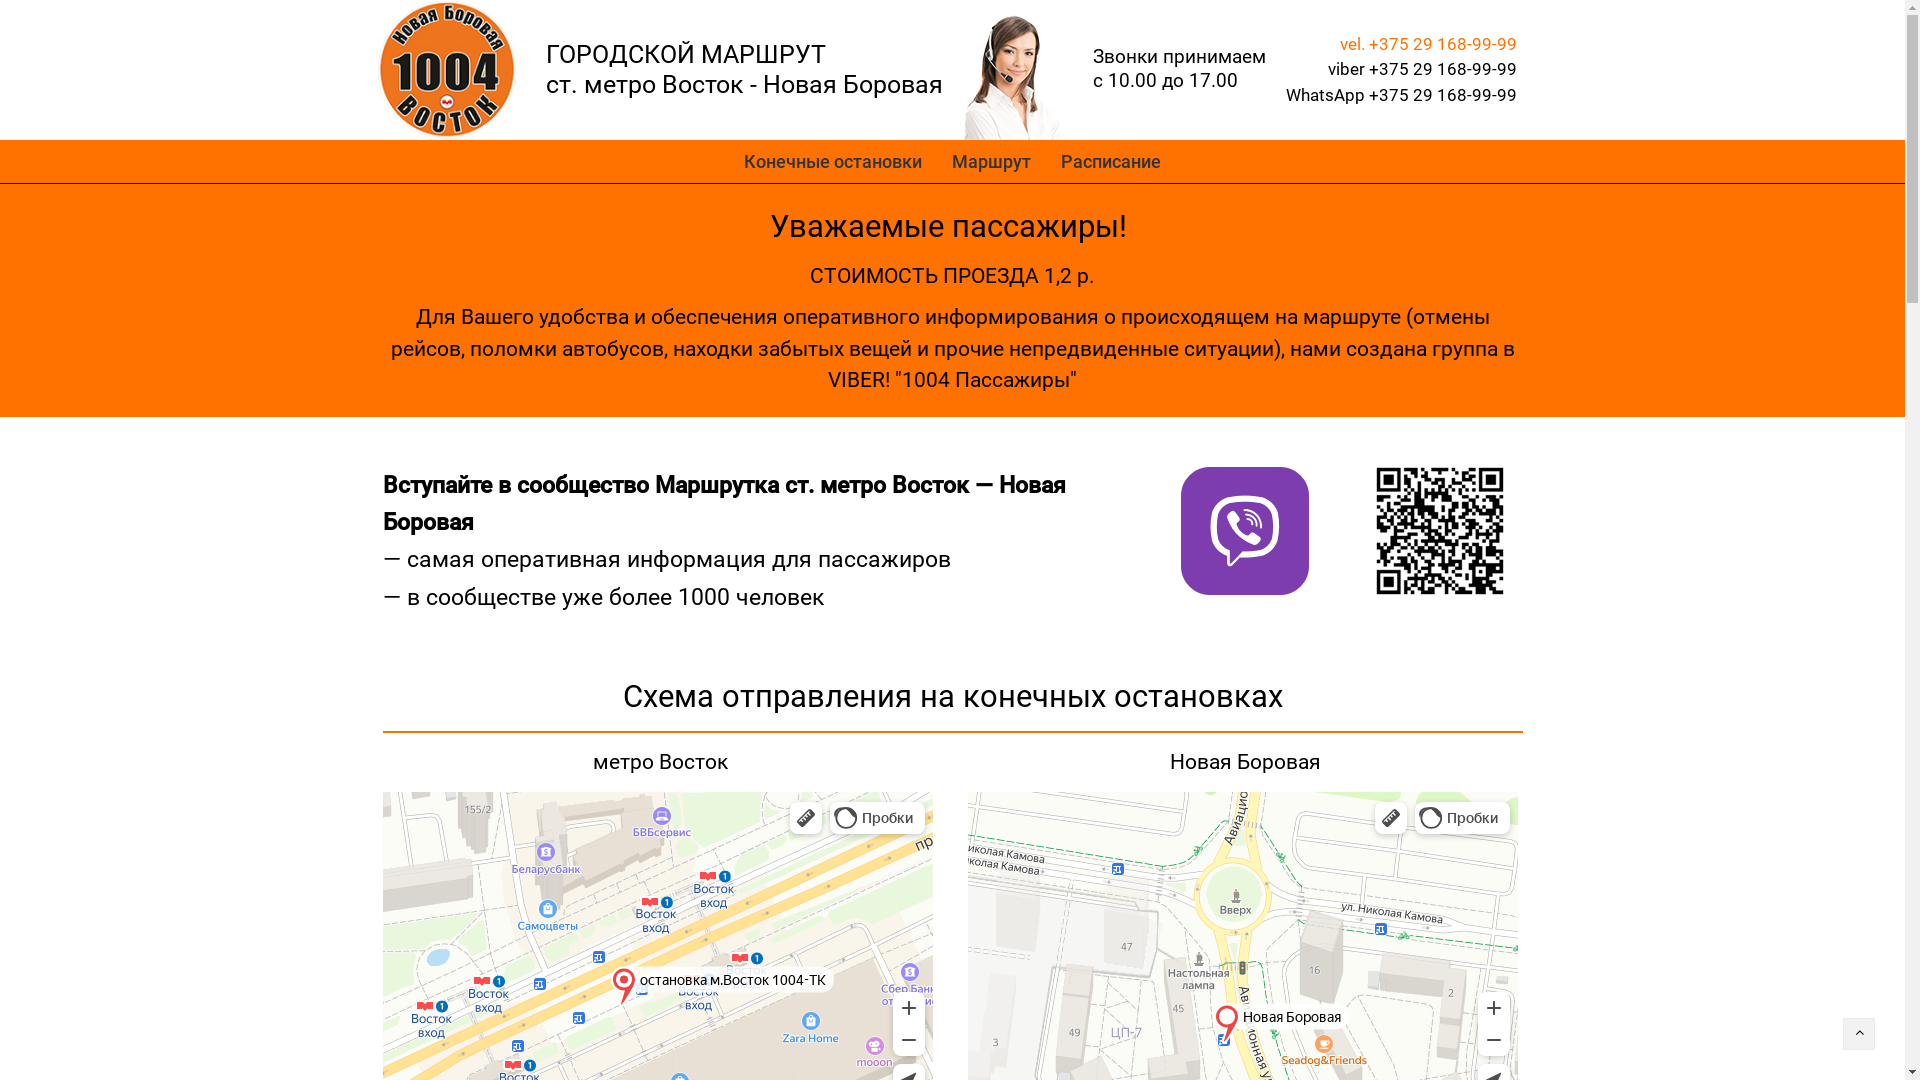 The width and height of the screenshot is (1920, 1080). Describe the element at coordinates (1427, 43) in the screenshot. I see `'vel. +375 29 168-99-99'` at that location.